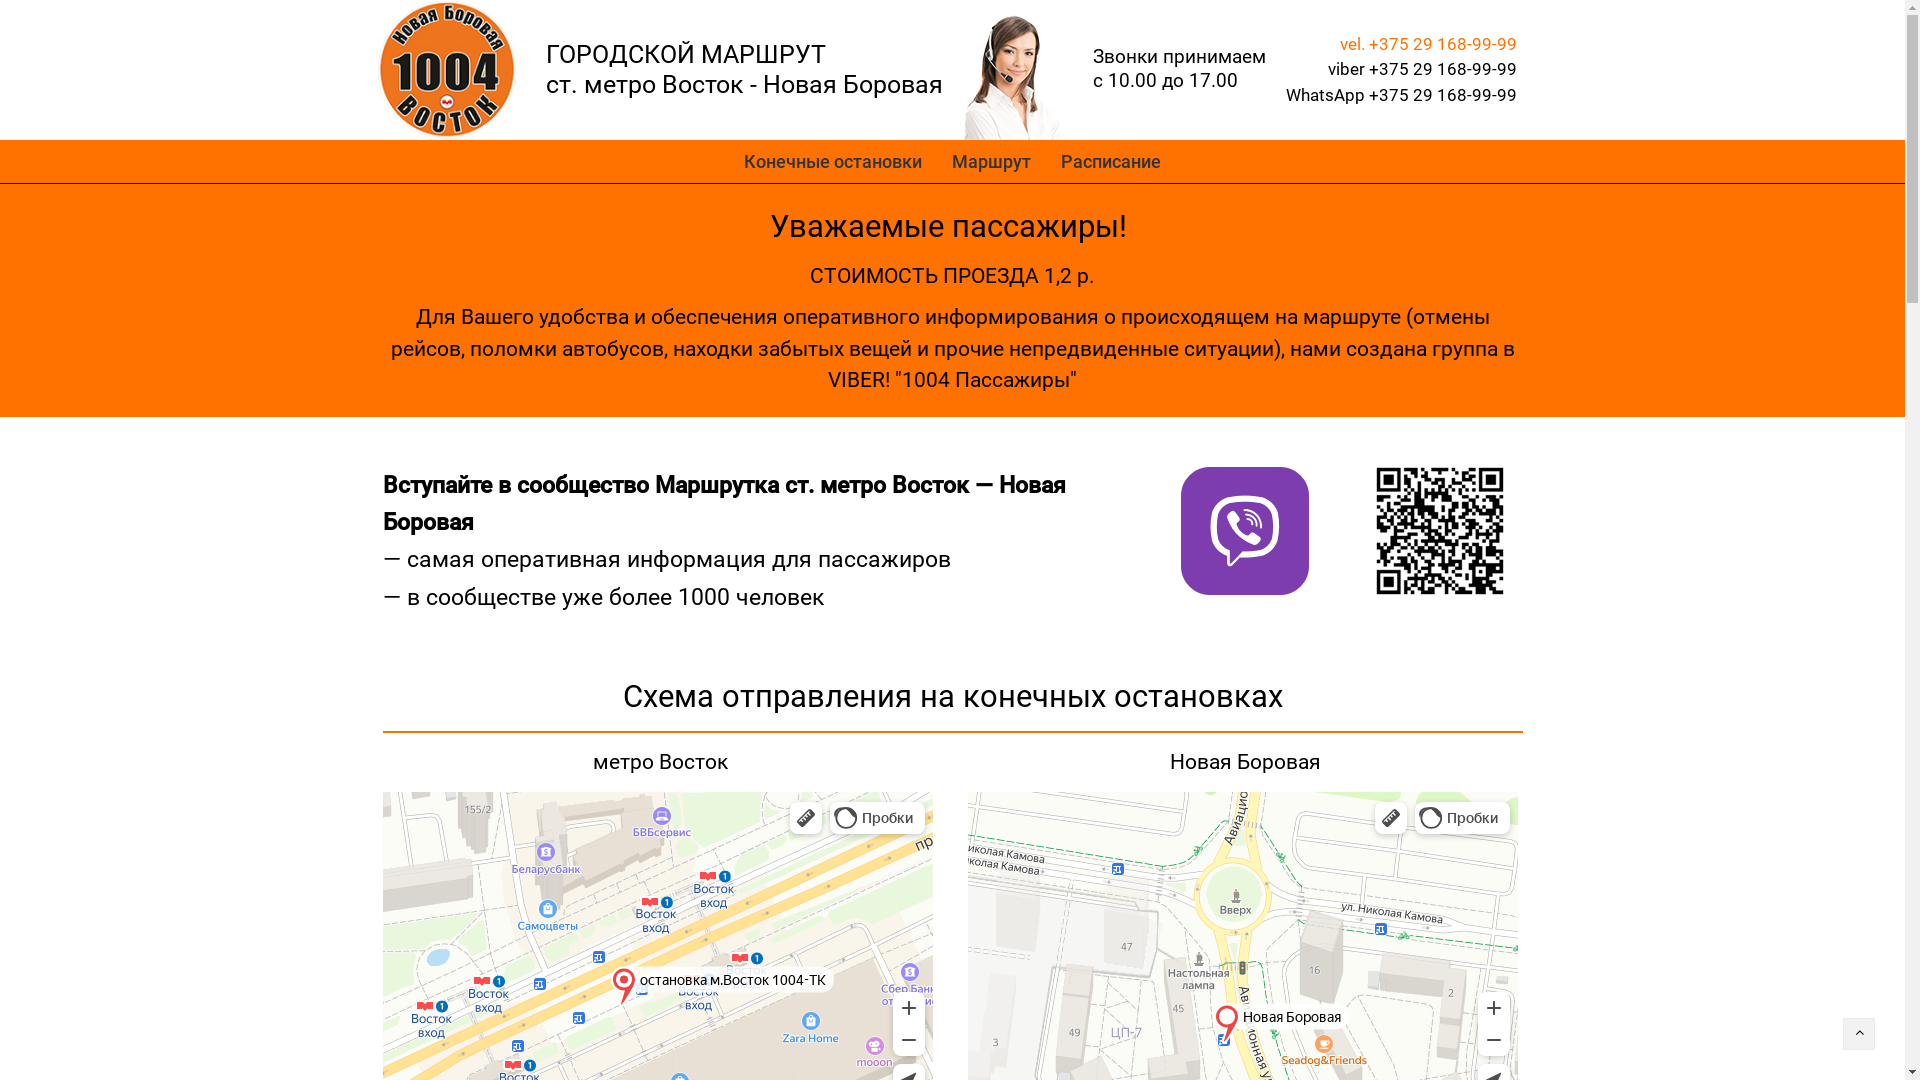 The width and height of the screenshot is (1920, 1080). Describe the element at coordinates (1427, 43) in the screenshot. I see `'vel. +375 29 168-99-99'` at that location.